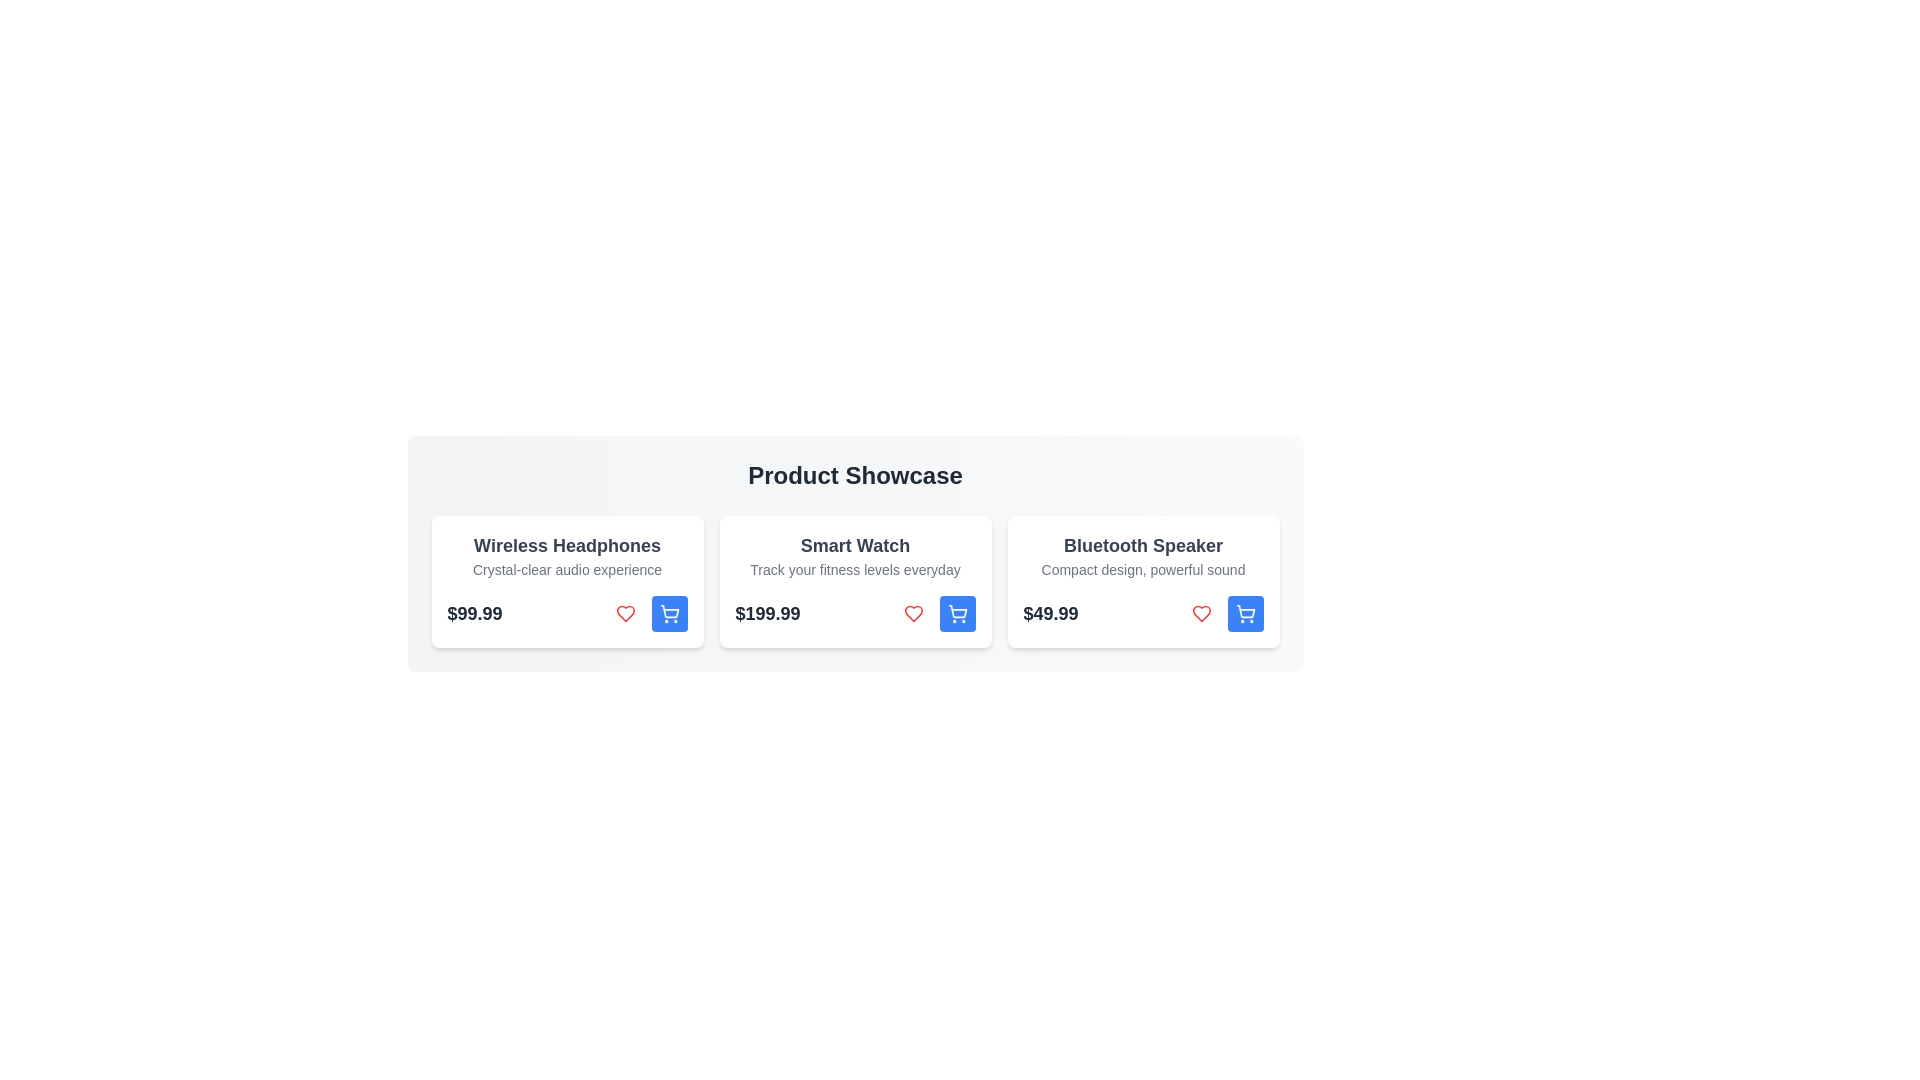 The image size is (1920, 1080). What do you see at coordinates (855, 582) in the screenshot?
I see `the product card for Smart Watch to view its details` at bounding box center [855, 582].